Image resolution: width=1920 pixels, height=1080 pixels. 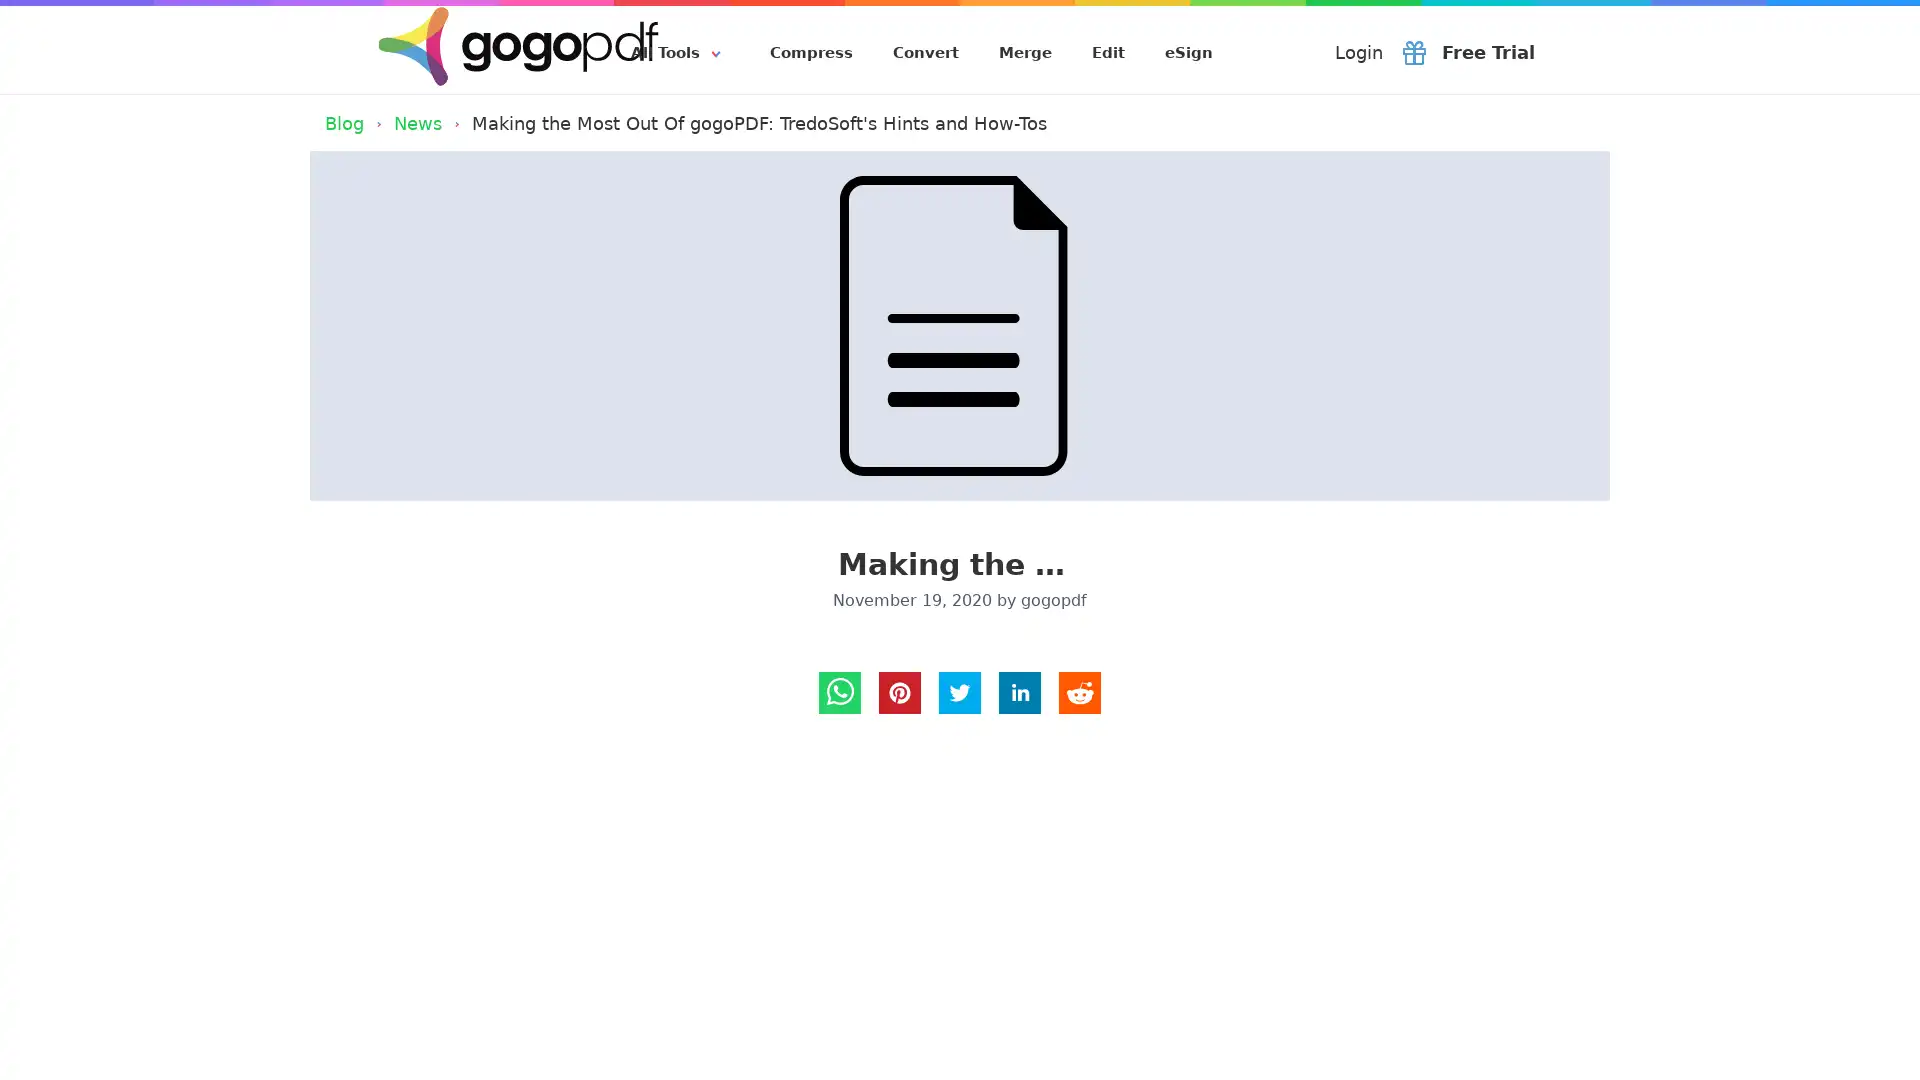 I want to click on Whatsapp, so click(x=840, y=692).